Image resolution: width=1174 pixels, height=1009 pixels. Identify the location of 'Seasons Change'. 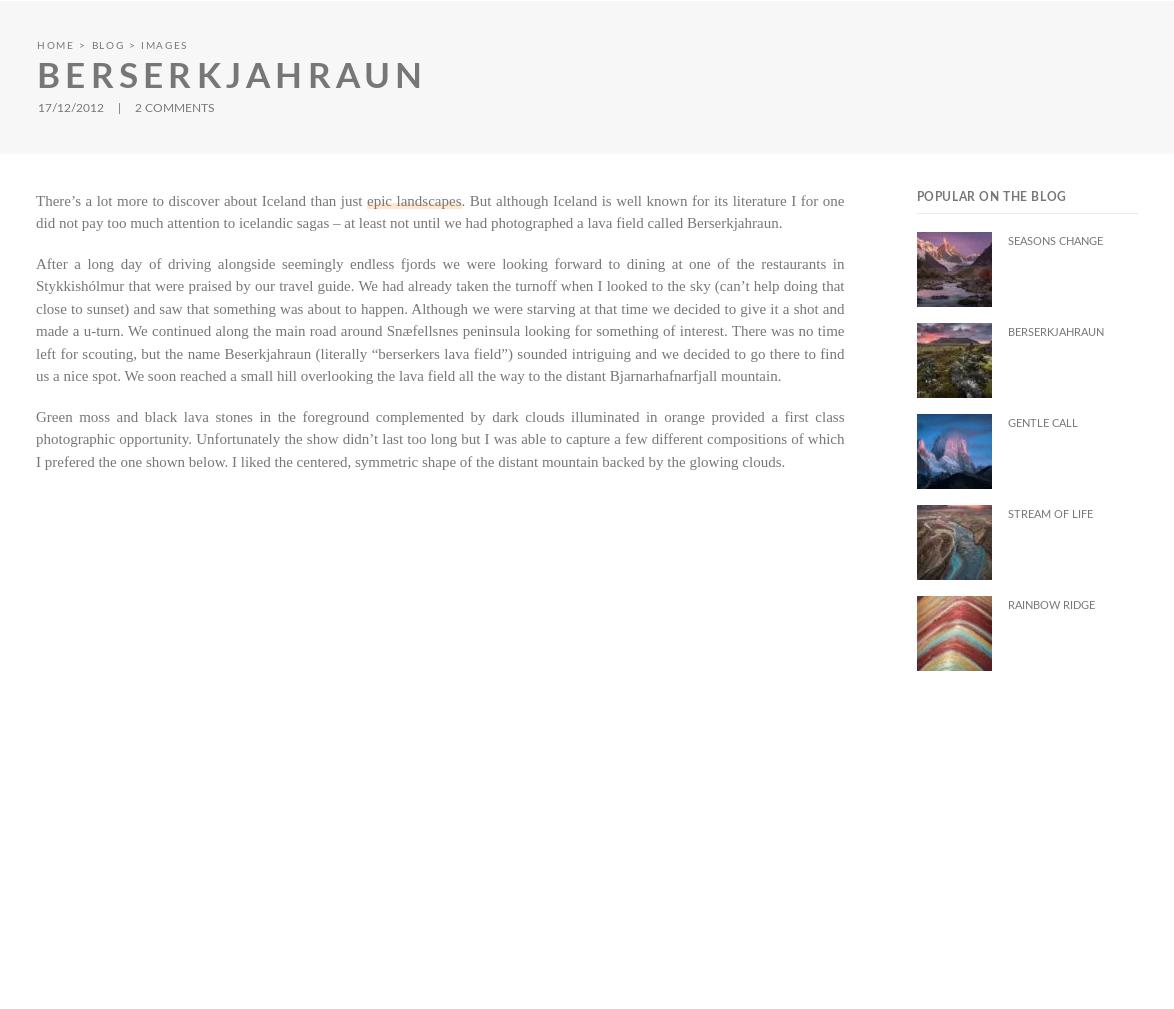
(1053, 240).